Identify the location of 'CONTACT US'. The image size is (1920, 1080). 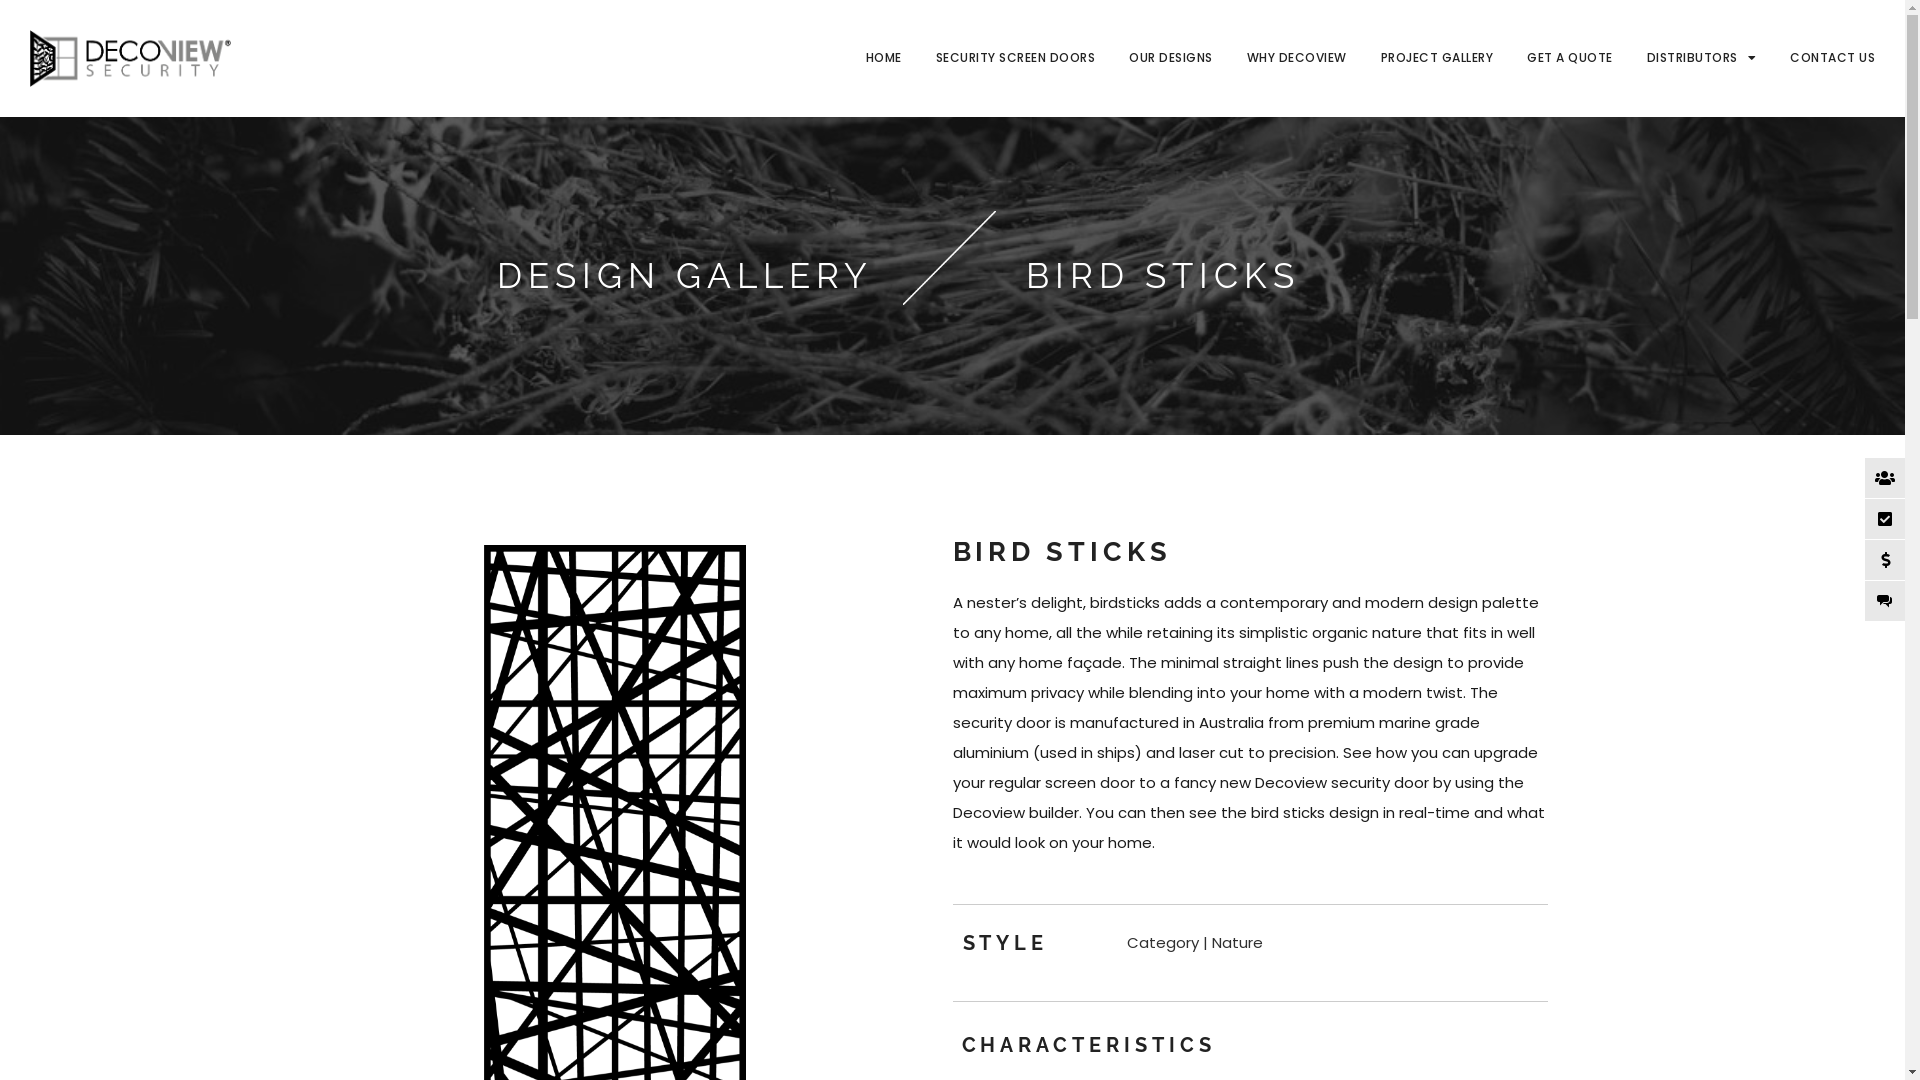
(1832, 56).